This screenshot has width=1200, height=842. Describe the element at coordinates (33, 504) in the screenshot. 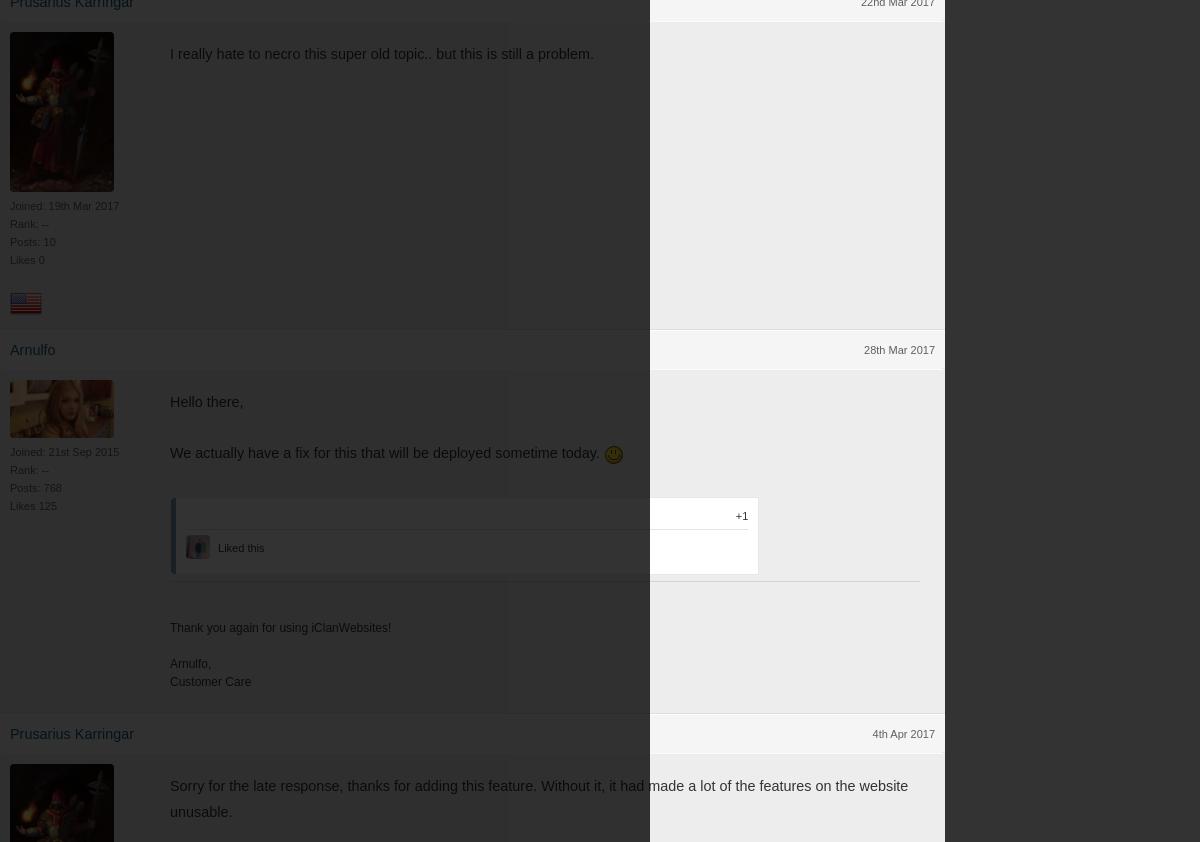

I see `'Likes 125'` at that location.